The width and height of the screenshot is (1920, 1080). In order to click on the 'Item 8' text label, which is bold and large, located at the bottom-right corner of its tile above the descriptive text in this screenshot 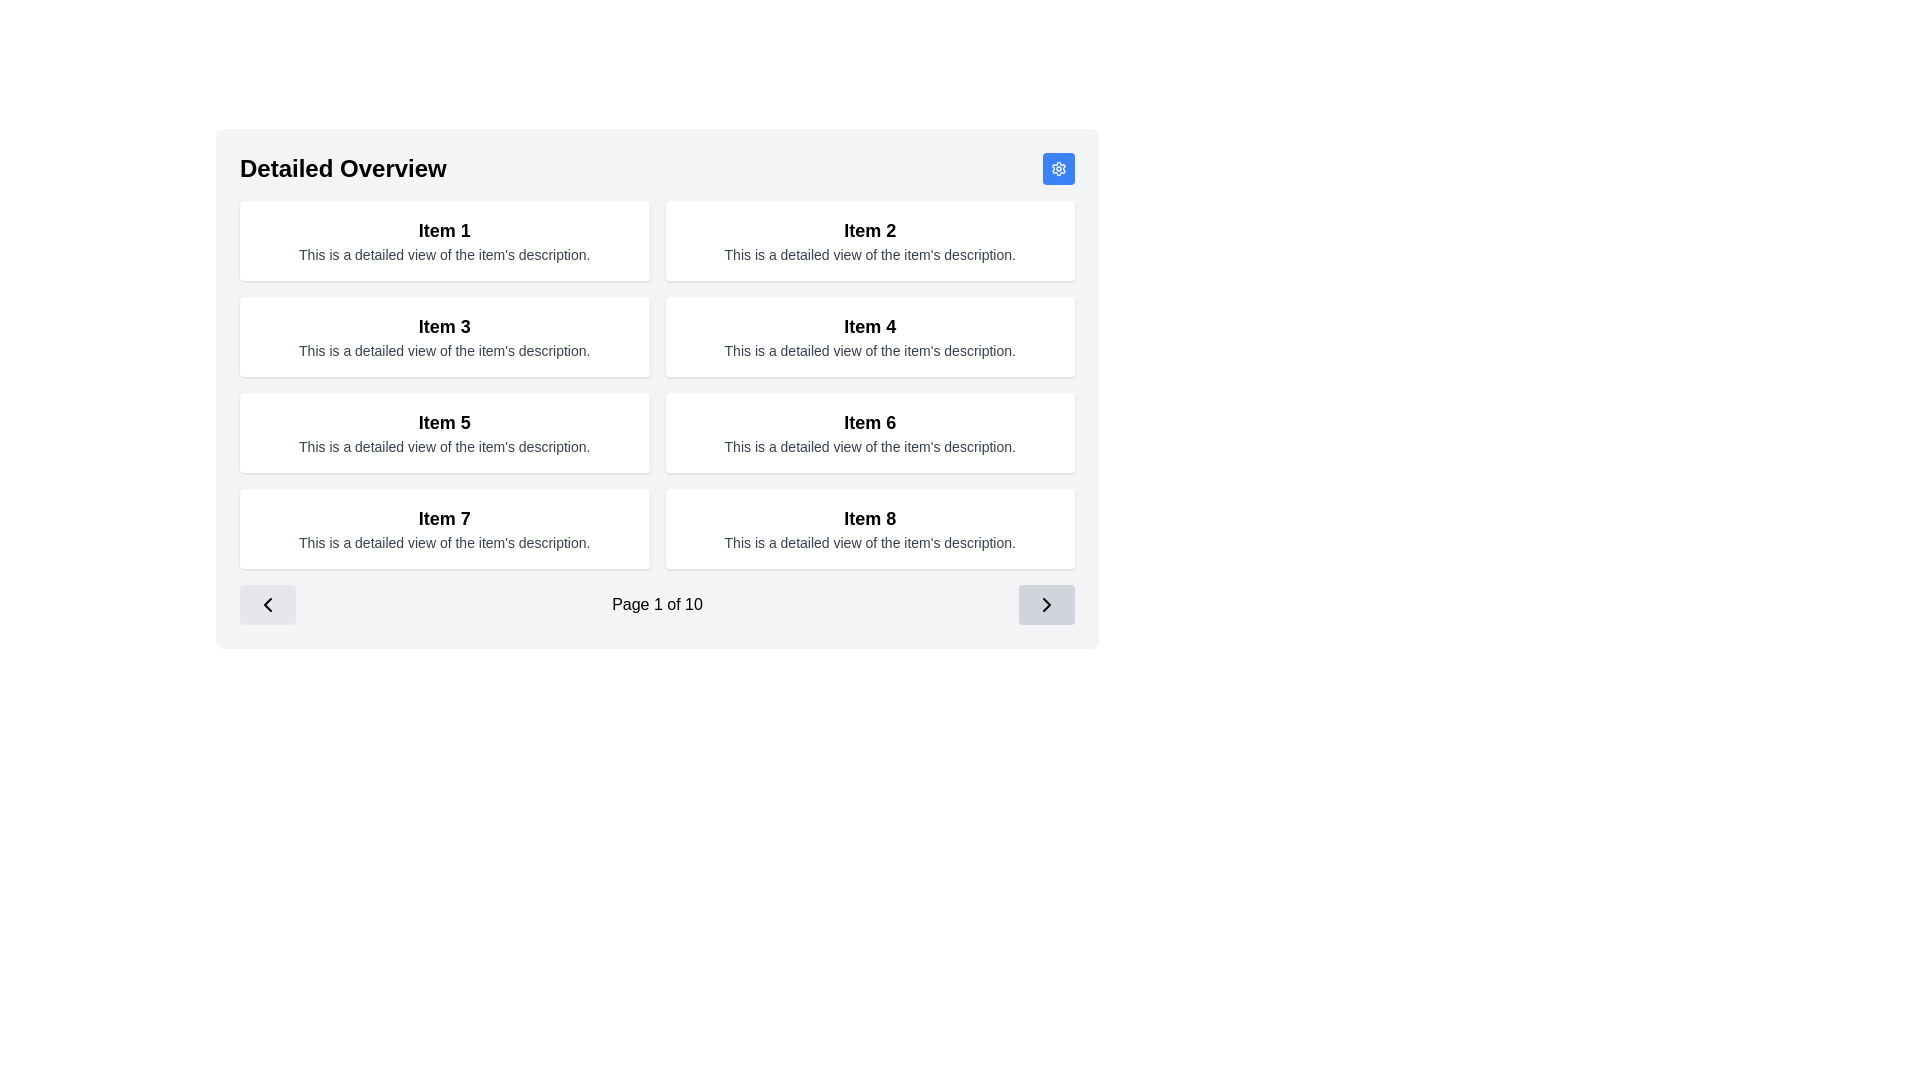, I will do `click(870, 518)`.